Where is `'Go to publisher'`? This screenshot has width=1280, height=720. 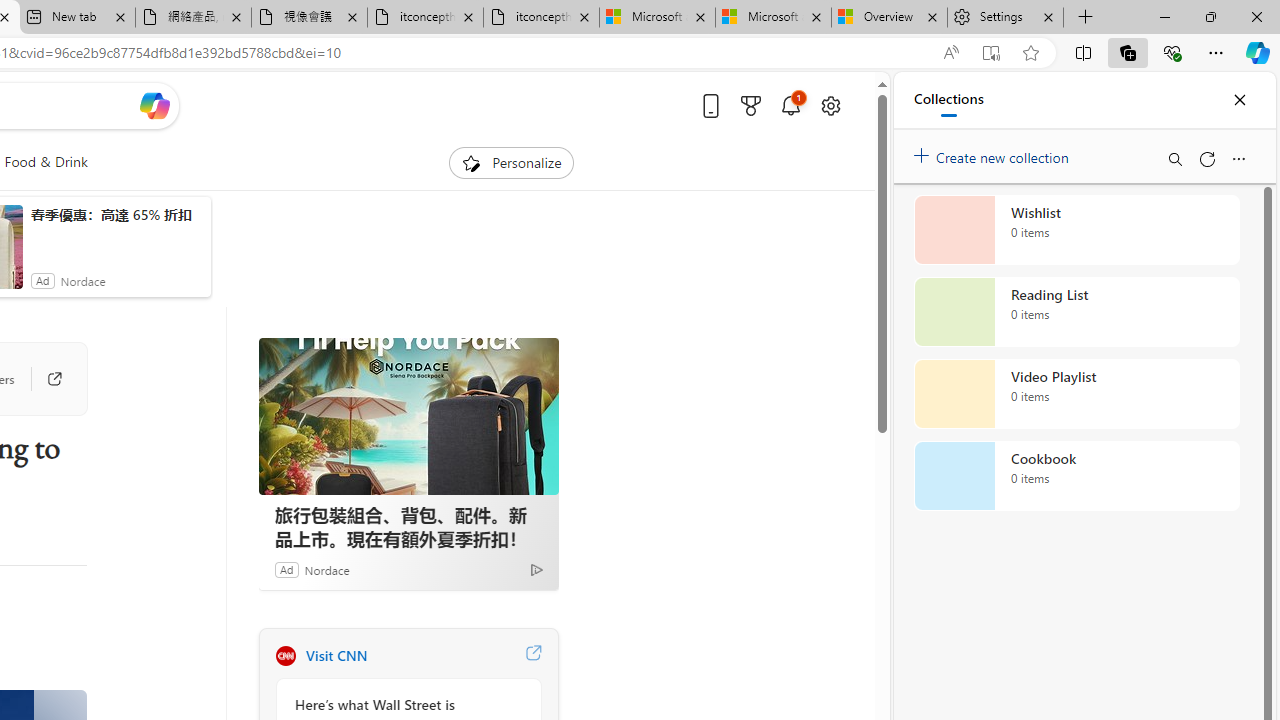 'Go to publisher' is located at coordinates (44, 379).